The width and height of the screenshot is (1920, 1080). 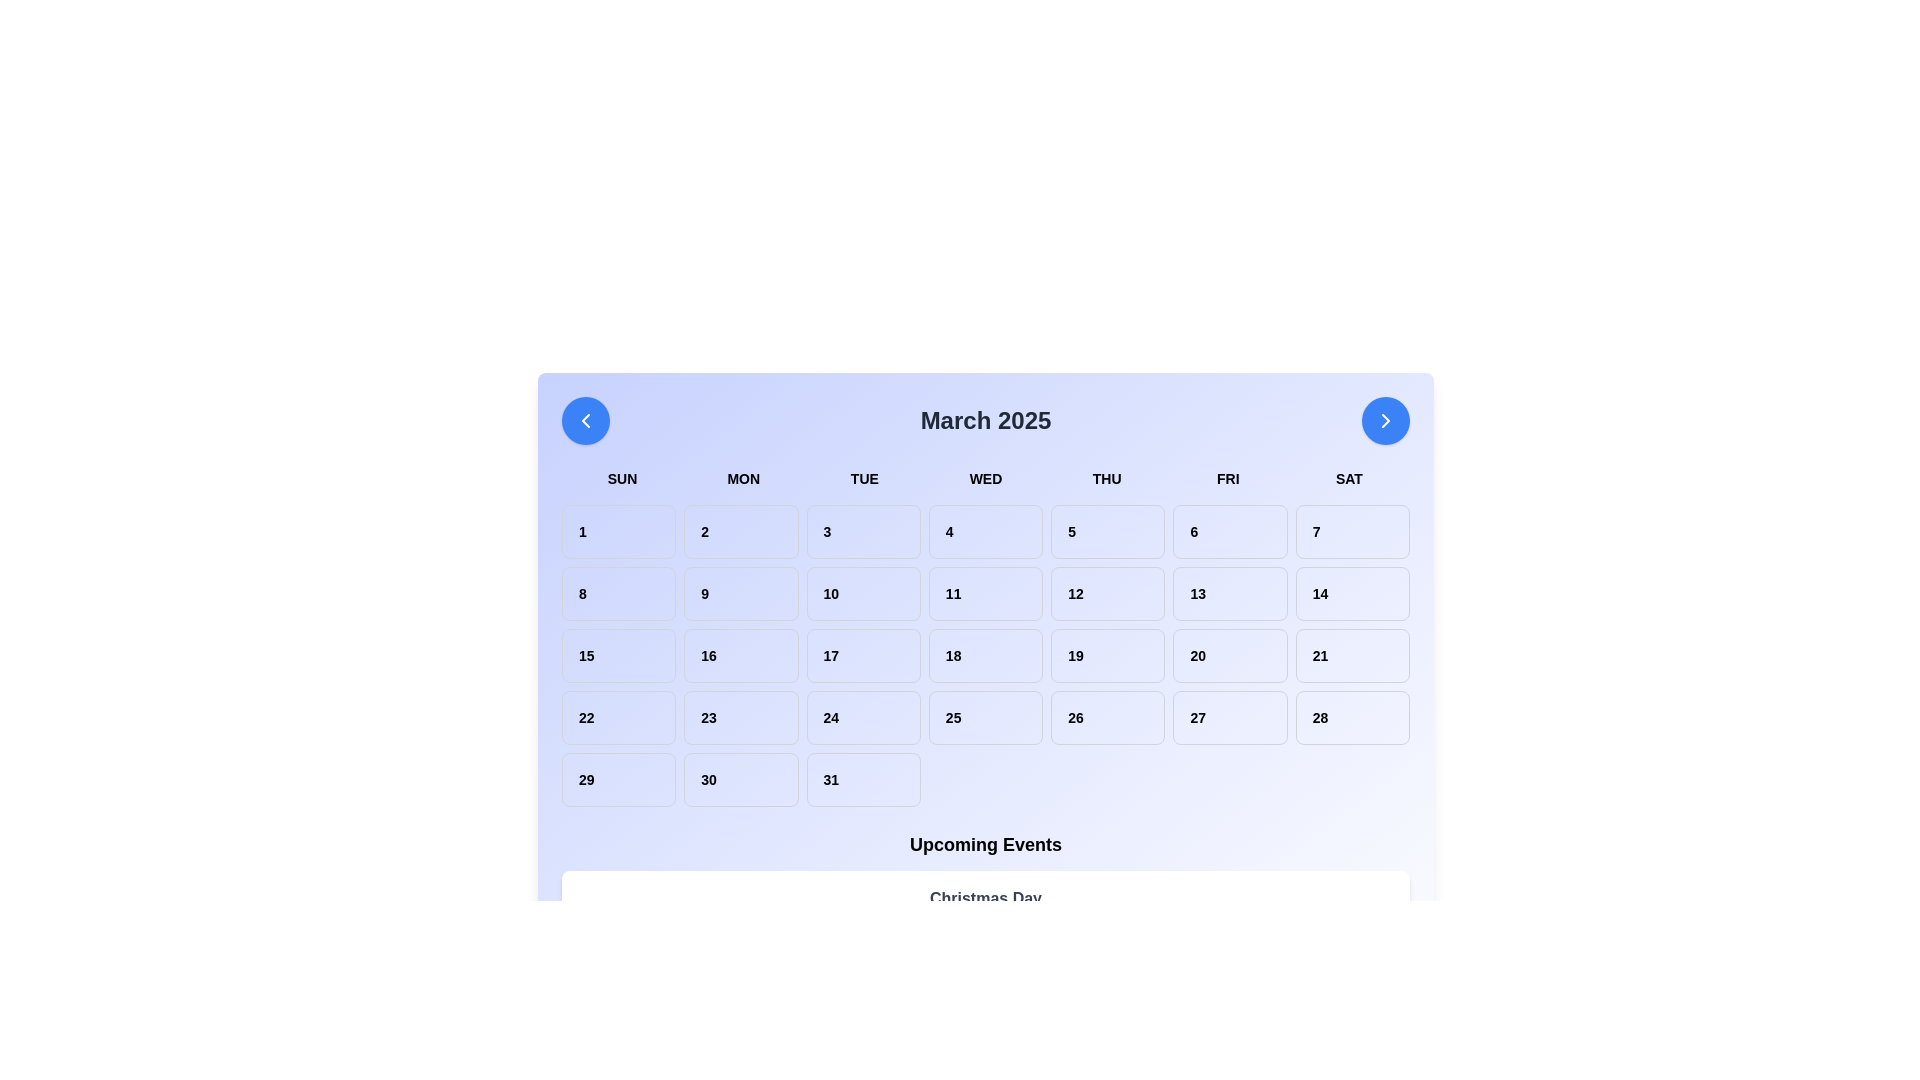 What do you see at coordinates (985, 655) in the screenshot?
I see `the interactive calendar date cell located in the second row and fourth column of the calendar grid` at bounding box center [985, 655].